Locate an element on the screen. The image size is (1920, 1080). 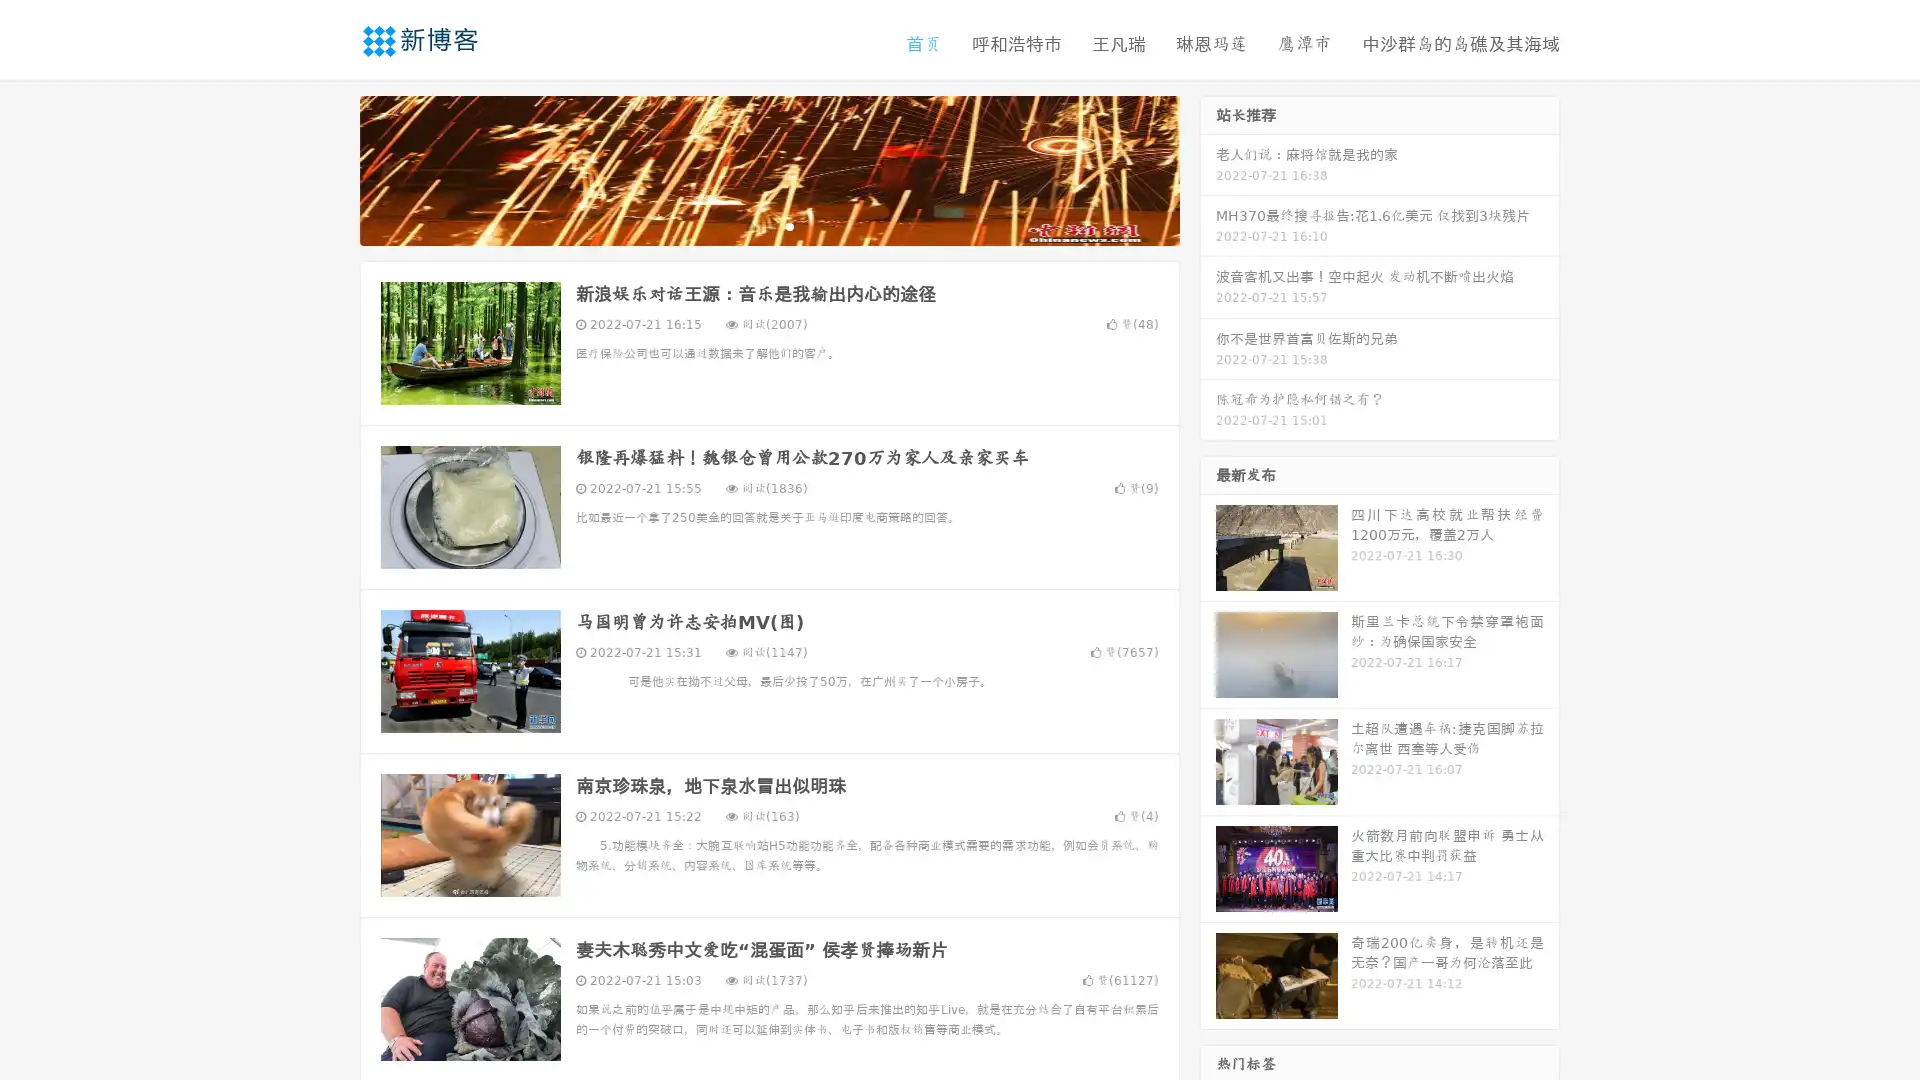
Next slide is located at coordinates (1208, 168).